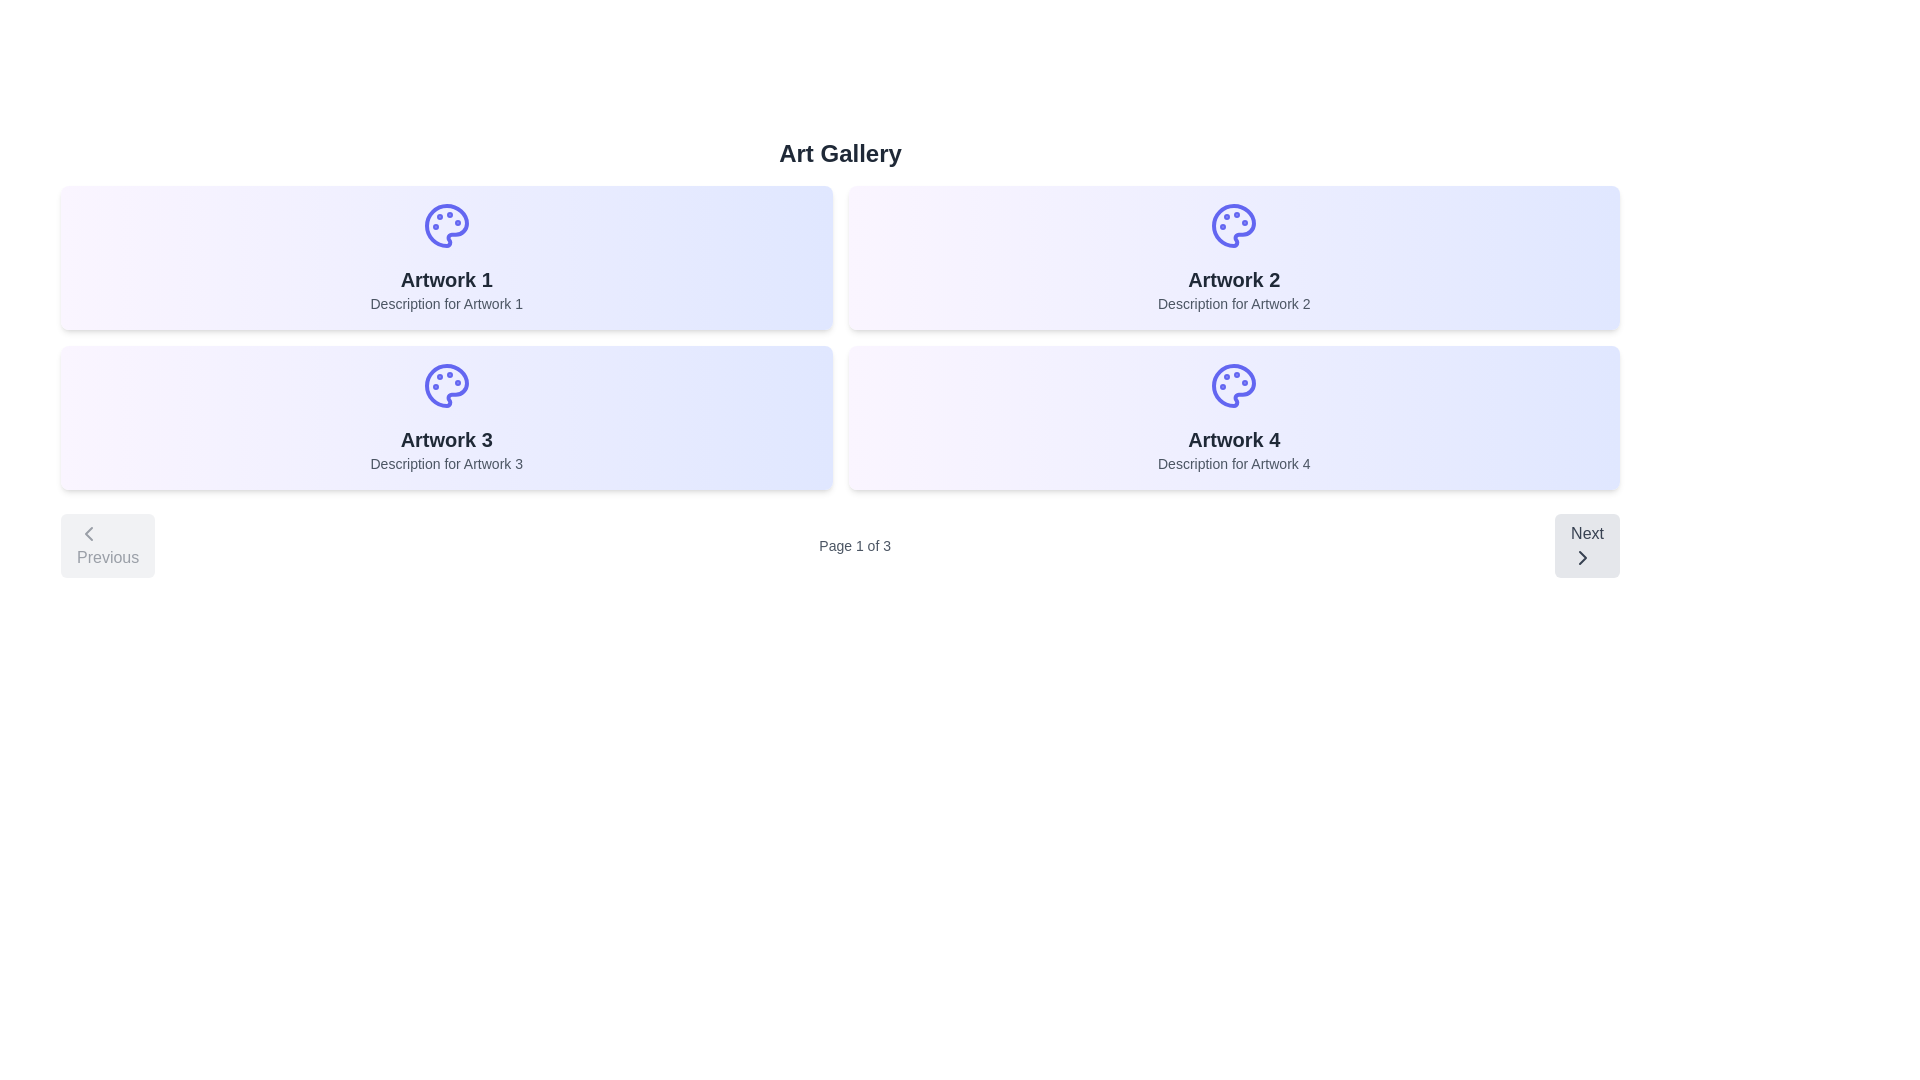 This screenshot has height=1080, width=1920. I want to click on the Text Label that serves as a subtitle for 'Artwork 3', positioned below its sibling text, so click(445, 463).